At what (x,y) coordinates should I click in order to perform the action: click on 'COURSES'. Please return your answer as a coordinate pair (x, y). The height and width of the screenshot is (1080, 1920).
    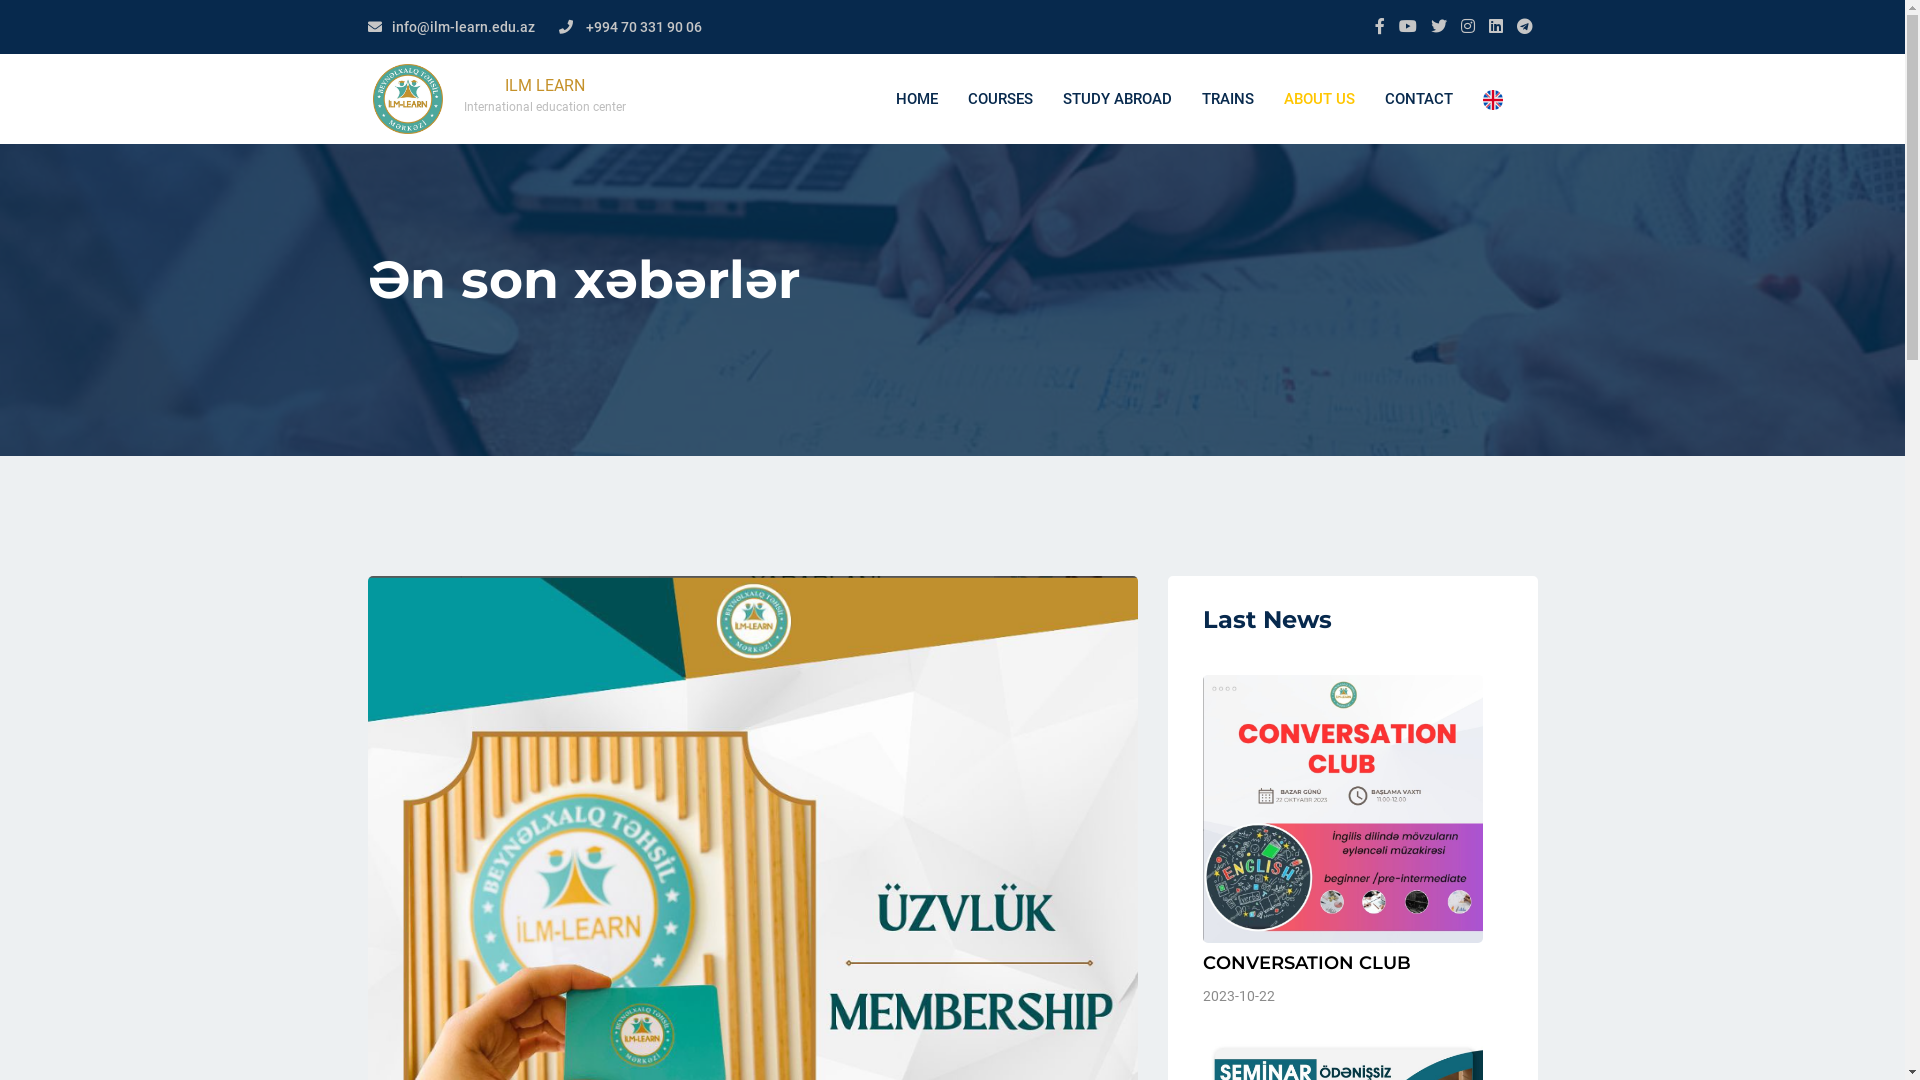
    Looking at the image, I should click on (950, 99).